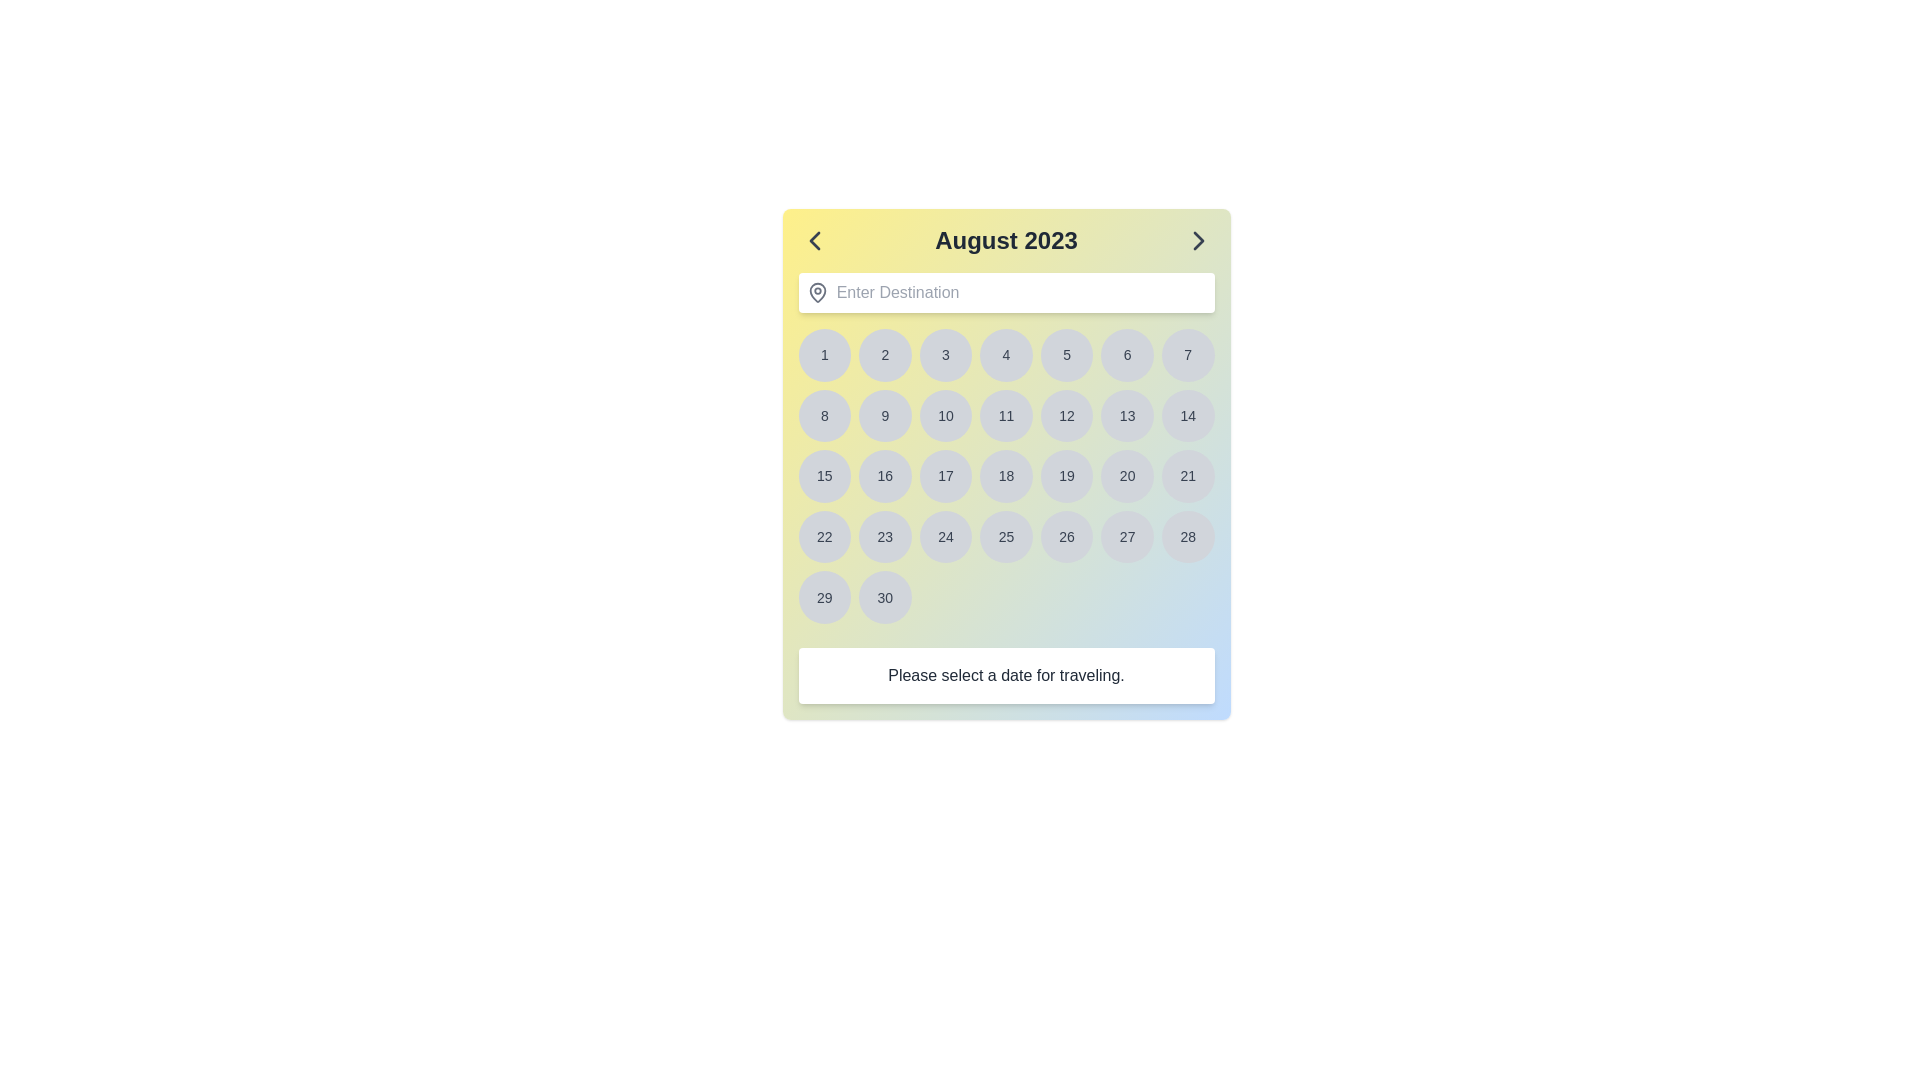 This screenshot has height=1080, width=1920. What do you see at coordinates (824, 535) in the screenshot?
I see `the circular button labeled '22' with a light gray background in the calendar grid layout` at bounding box center [824, 535].